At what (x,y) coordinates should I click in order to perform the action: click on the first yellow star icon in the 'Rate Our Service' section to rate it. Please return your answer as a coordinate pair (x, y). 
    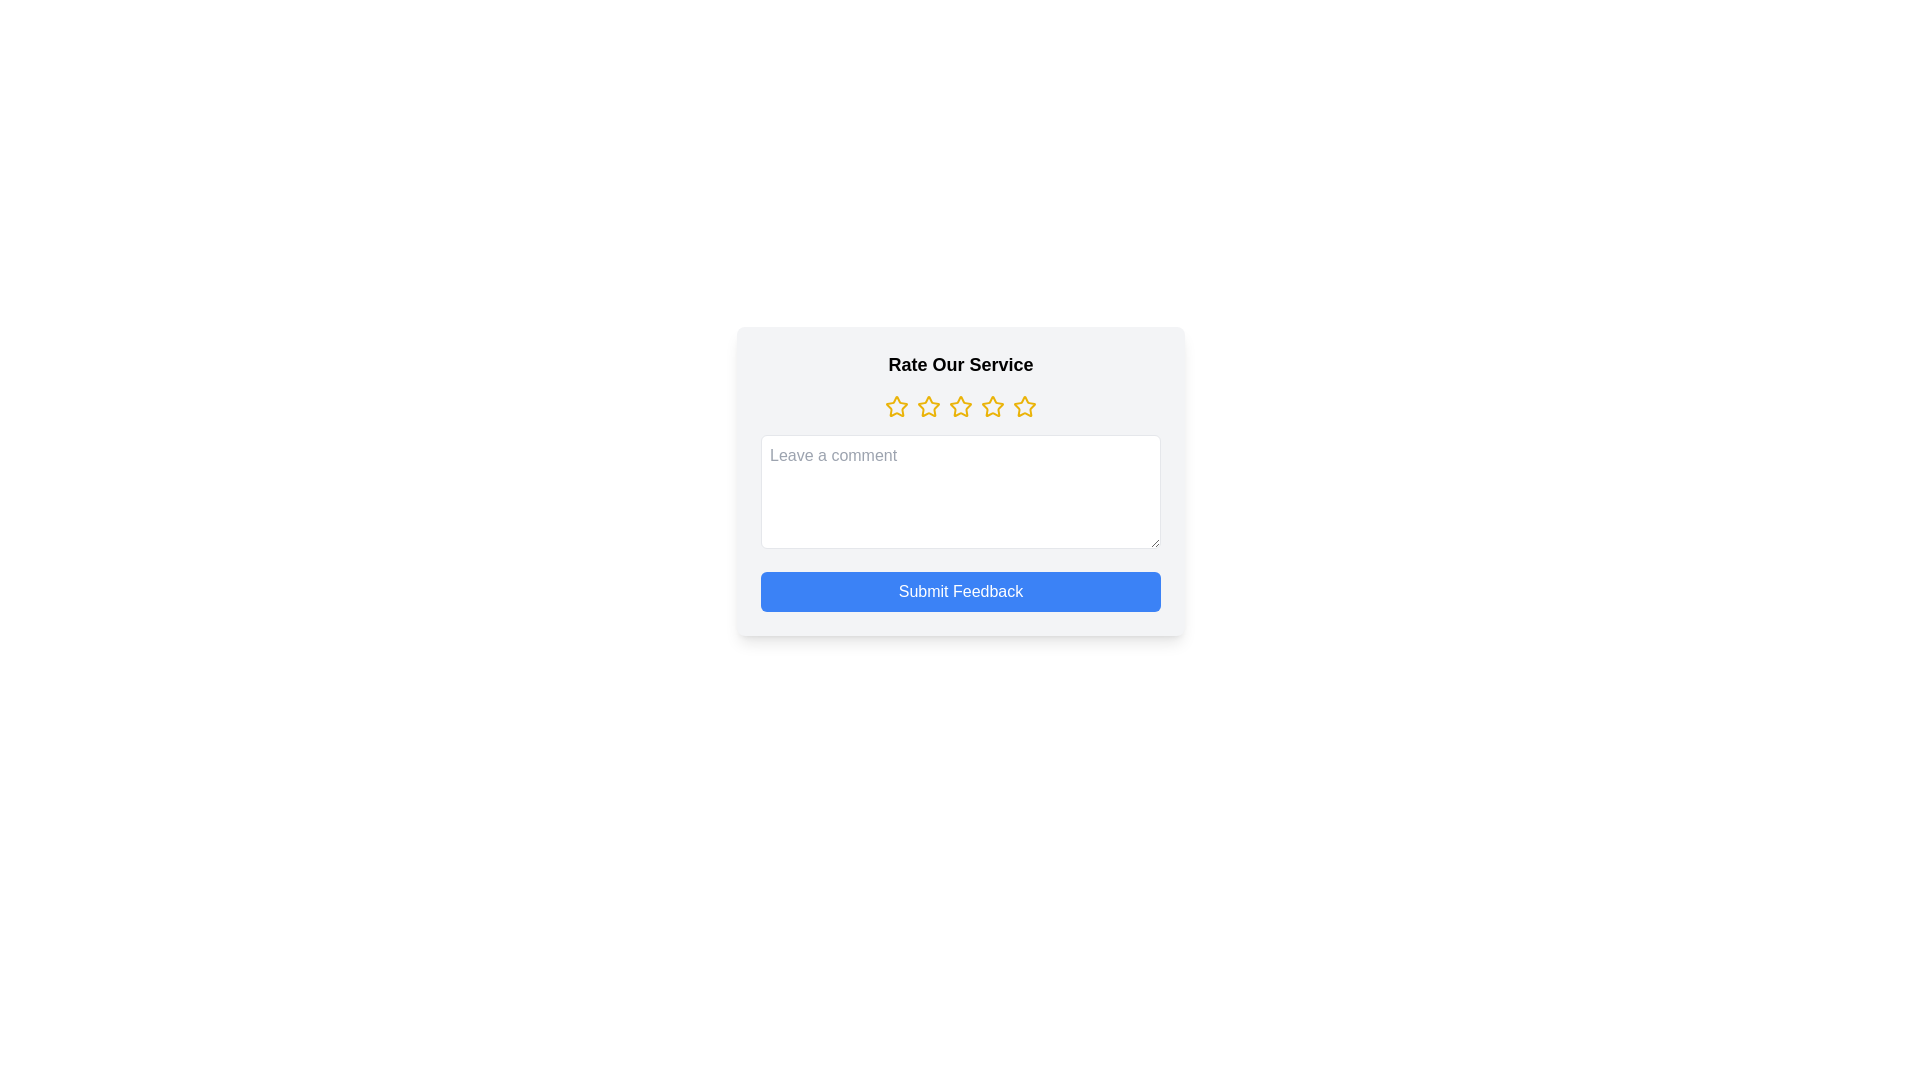
    Looking at the image, I should click on (896, 406).